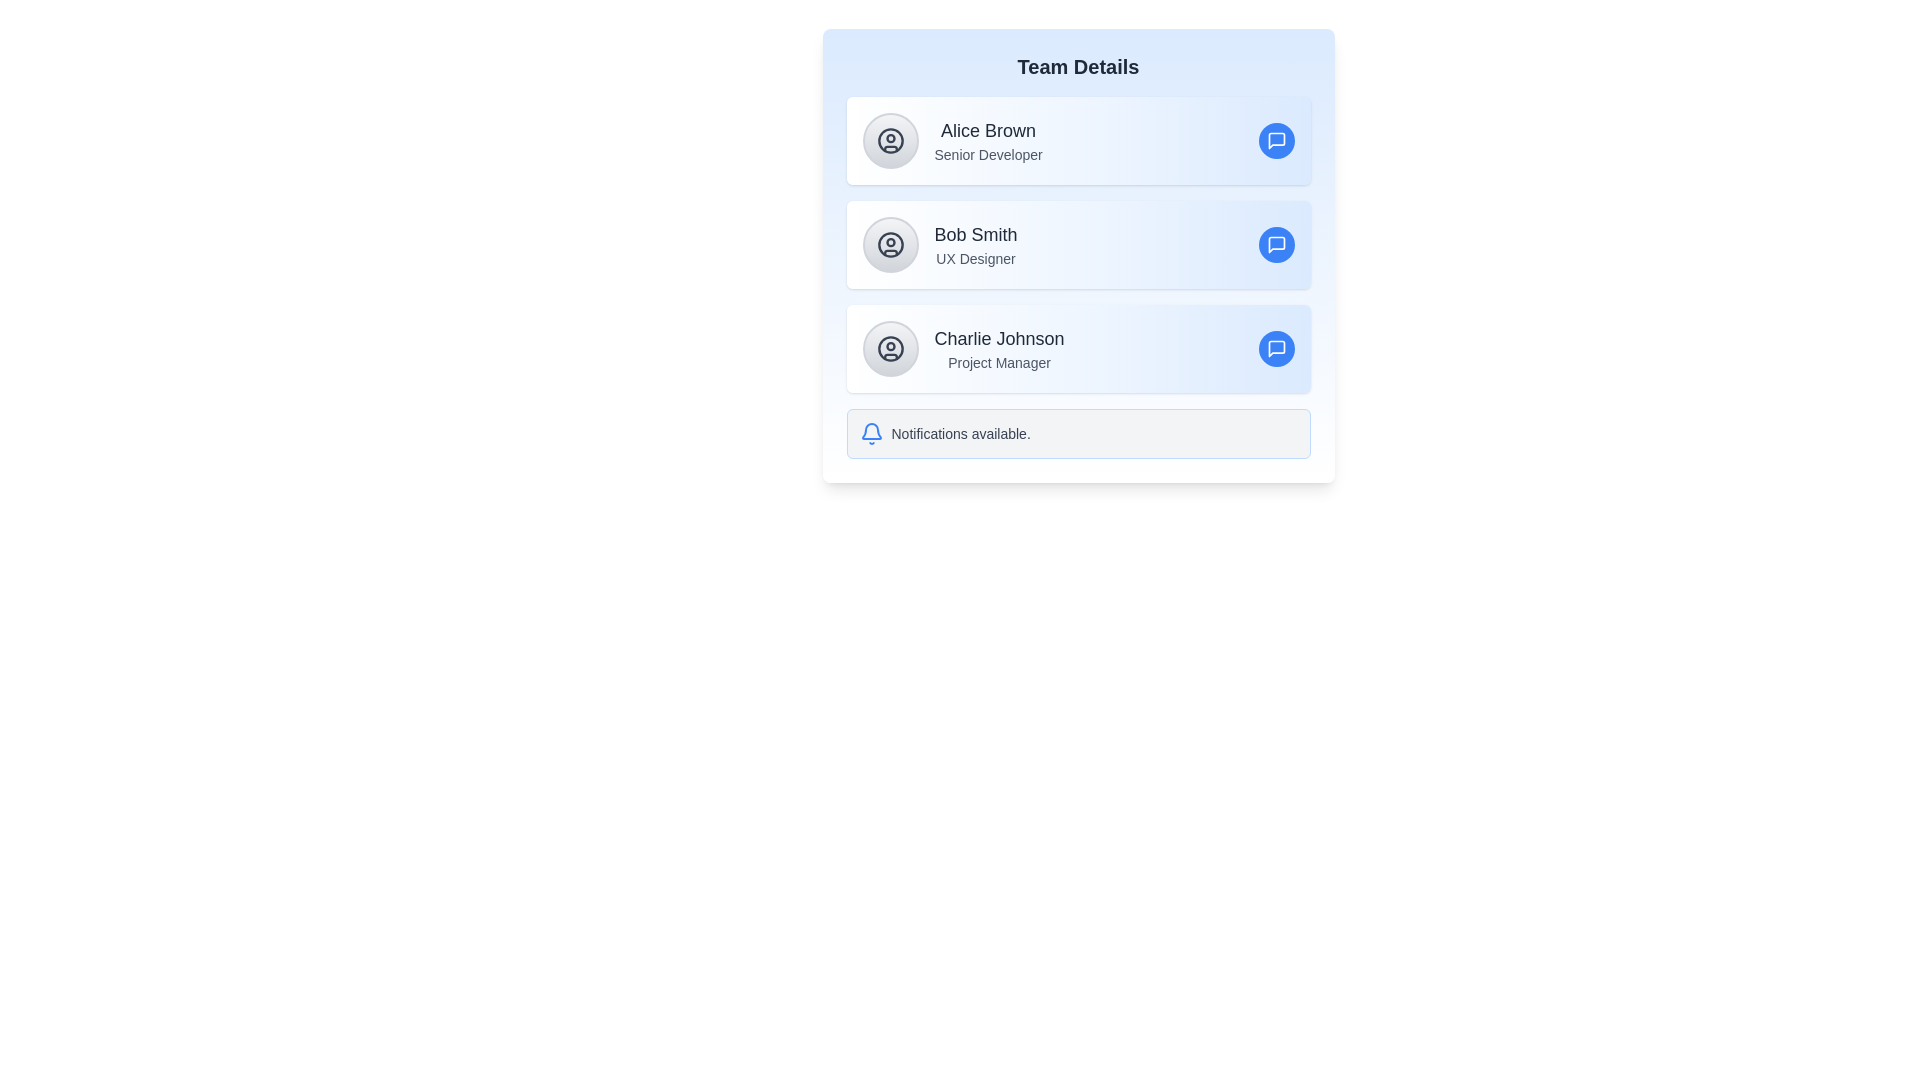 The image size is (1920, 1080). What do you see at coordinates (999, 338) in the screenshot?
I see `the text label displaying the name 'Charlie Johnson' in the third card of the team members list under 'Team Details'` at bounding box center [999, 338].